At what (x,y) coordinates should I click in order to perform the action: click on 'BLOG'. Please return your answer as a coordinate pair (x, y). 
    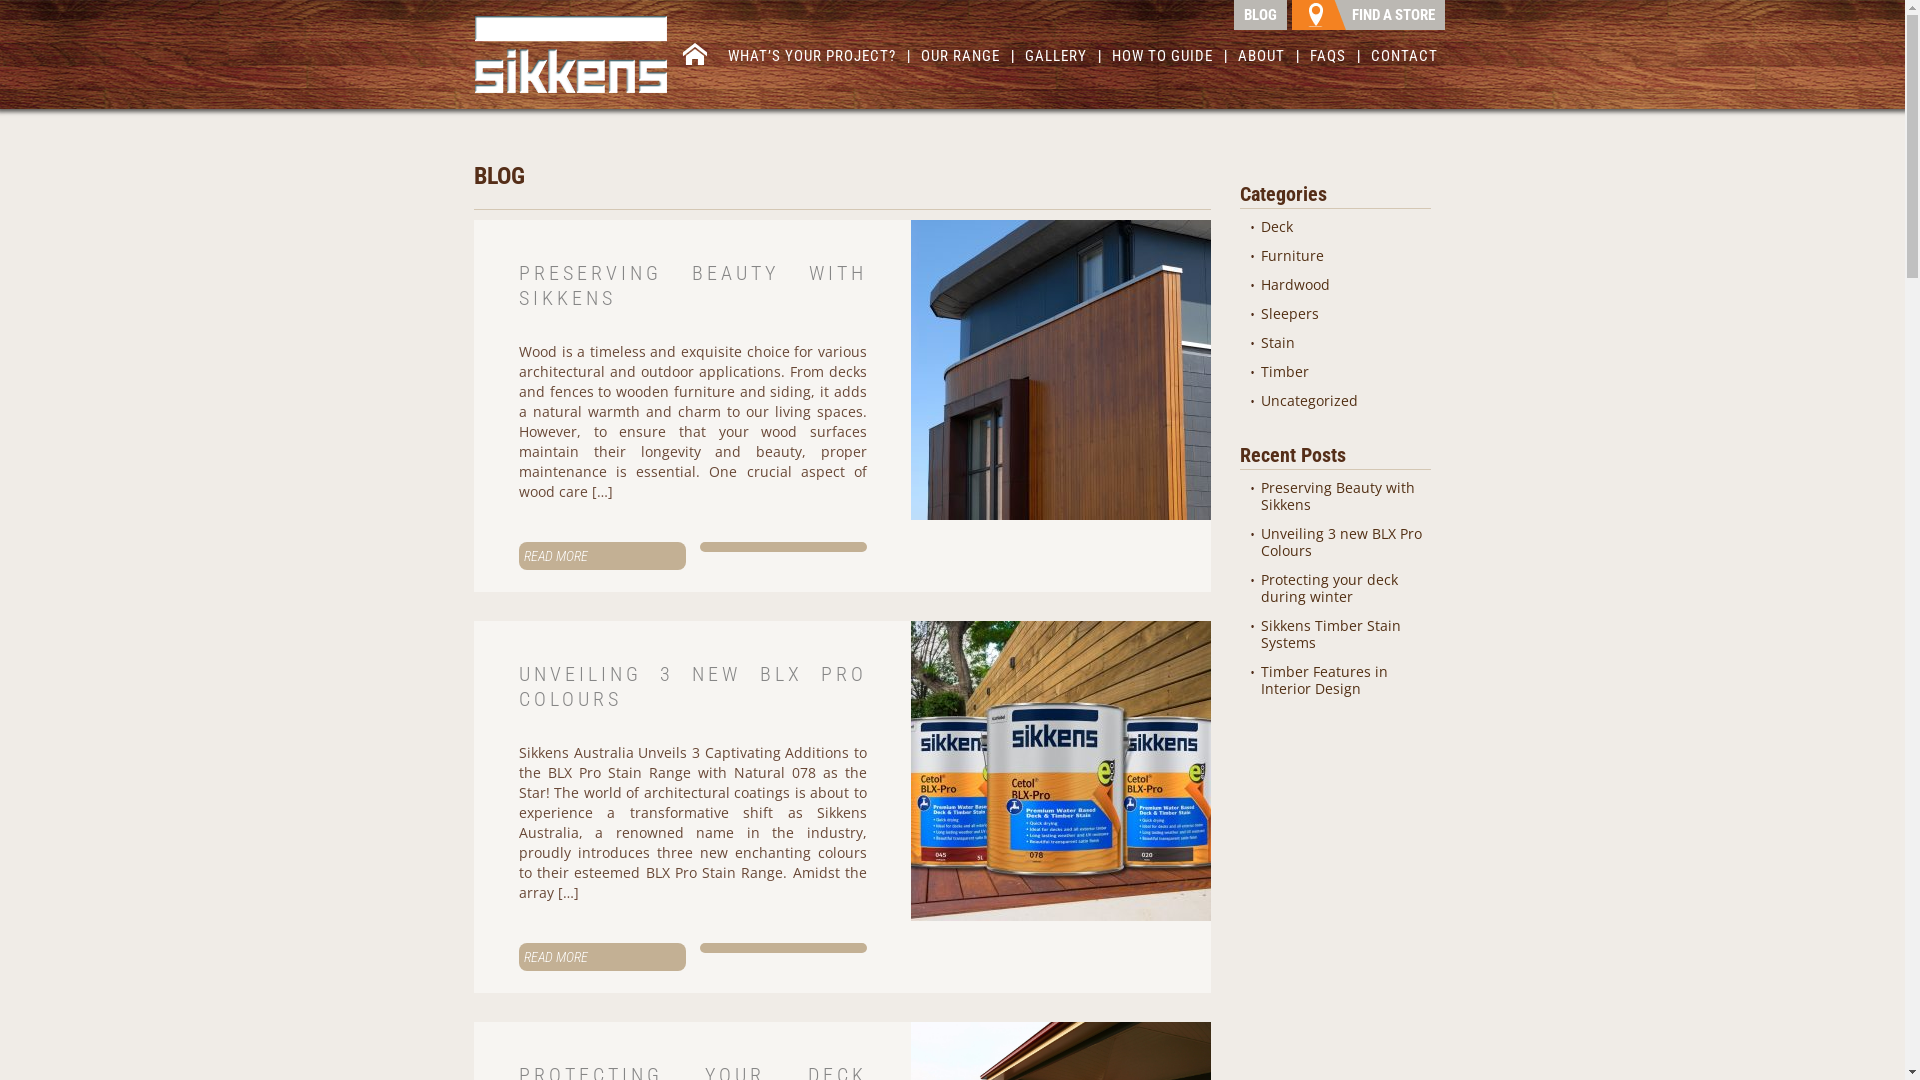
    Looking at the image, I should click on (1259, 15).